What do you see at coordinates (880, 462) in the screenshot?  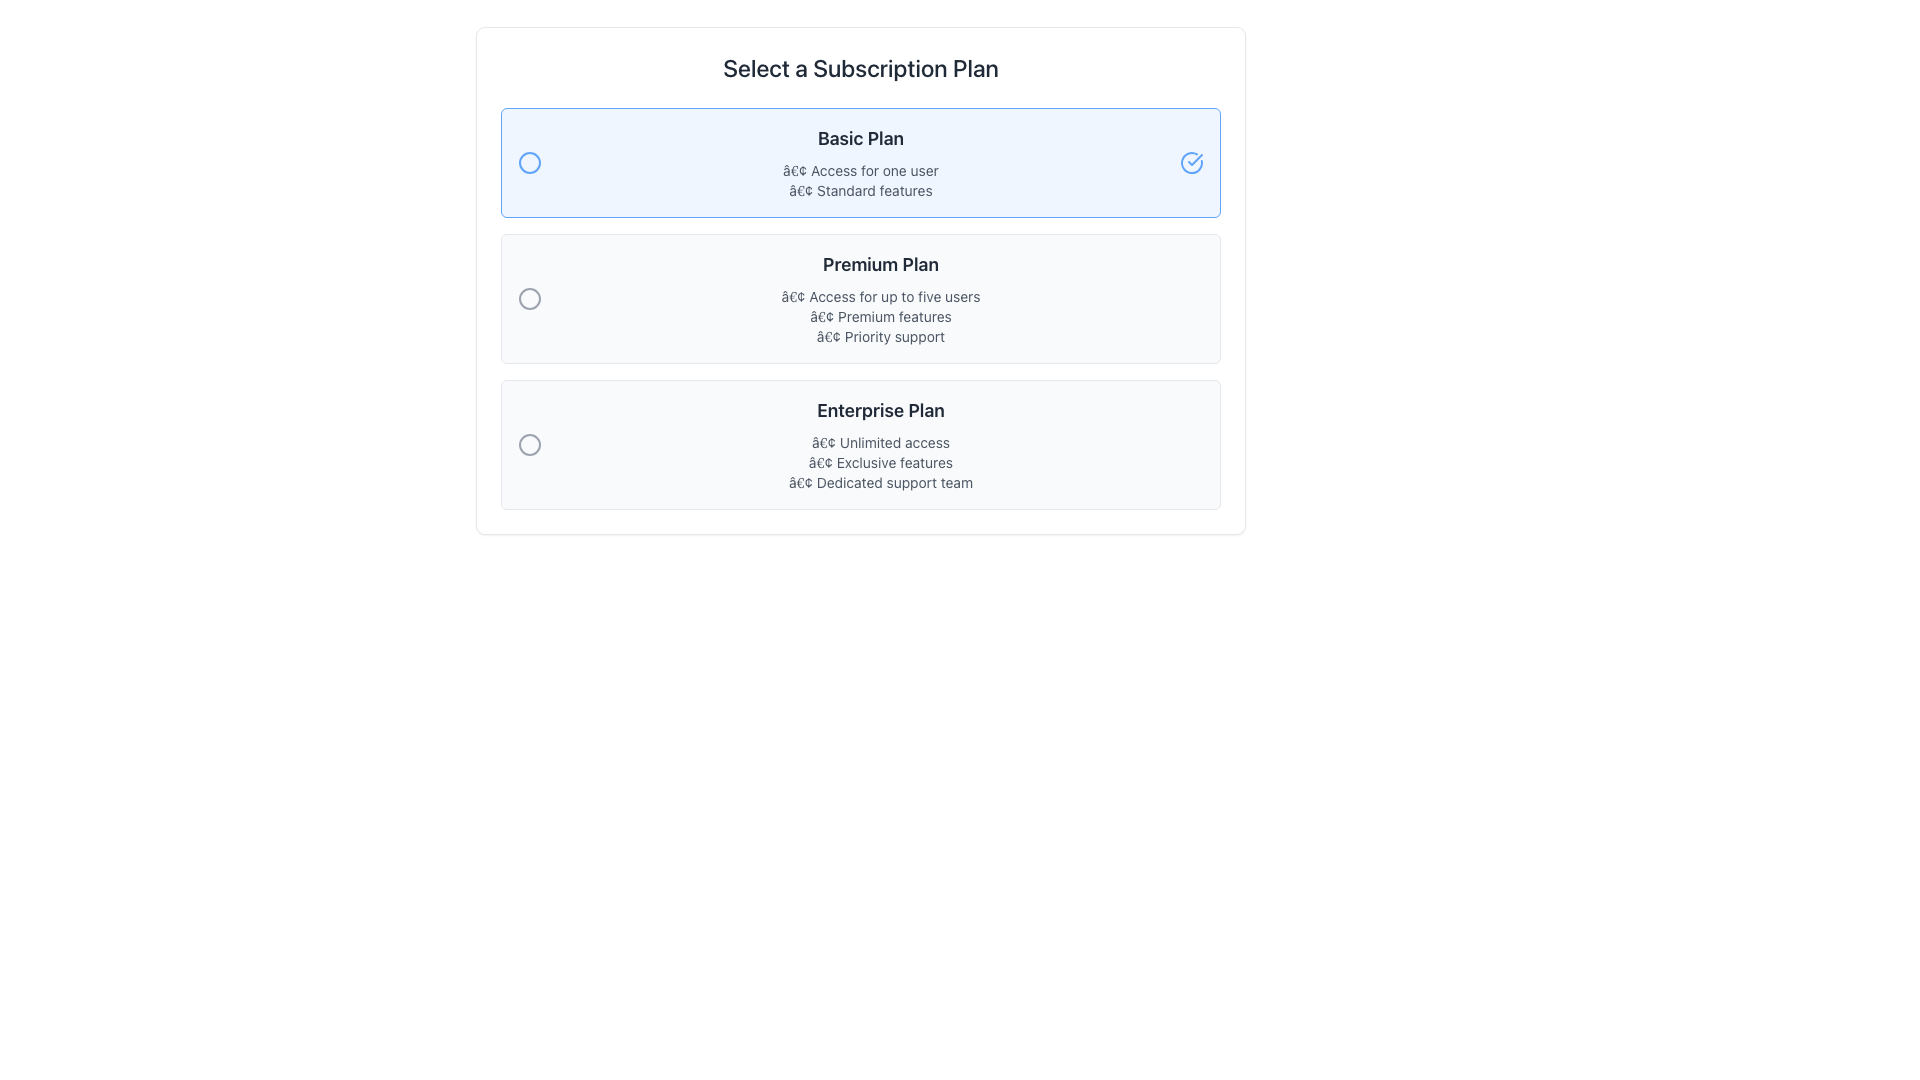 I see `the text block containing the three bullet points describing the benefits of the 'Enterprise Plan', which is styled in a smaller font size and muted gray color` at bounding box center [880, 462].